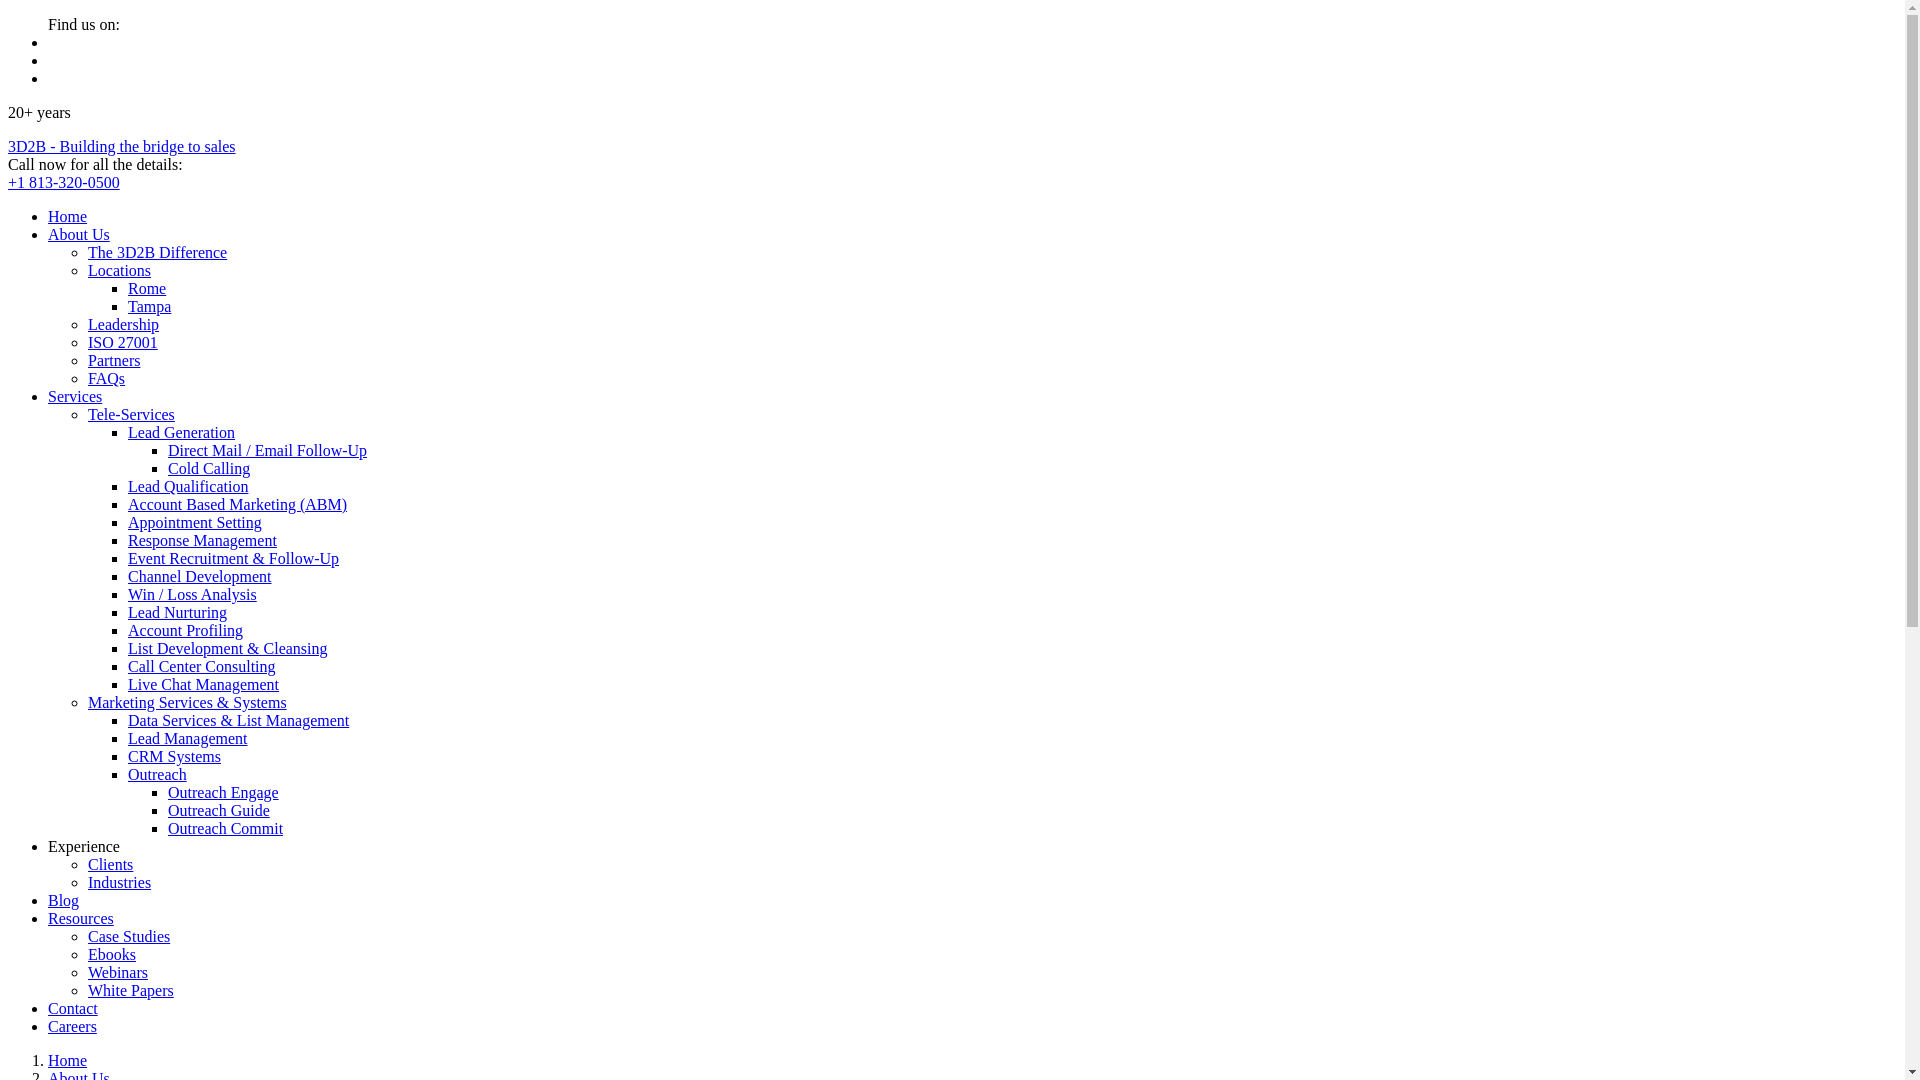 The height and width of the screenshot is (1080, 1920). I want to click on 'Home', so click(67, 1059).